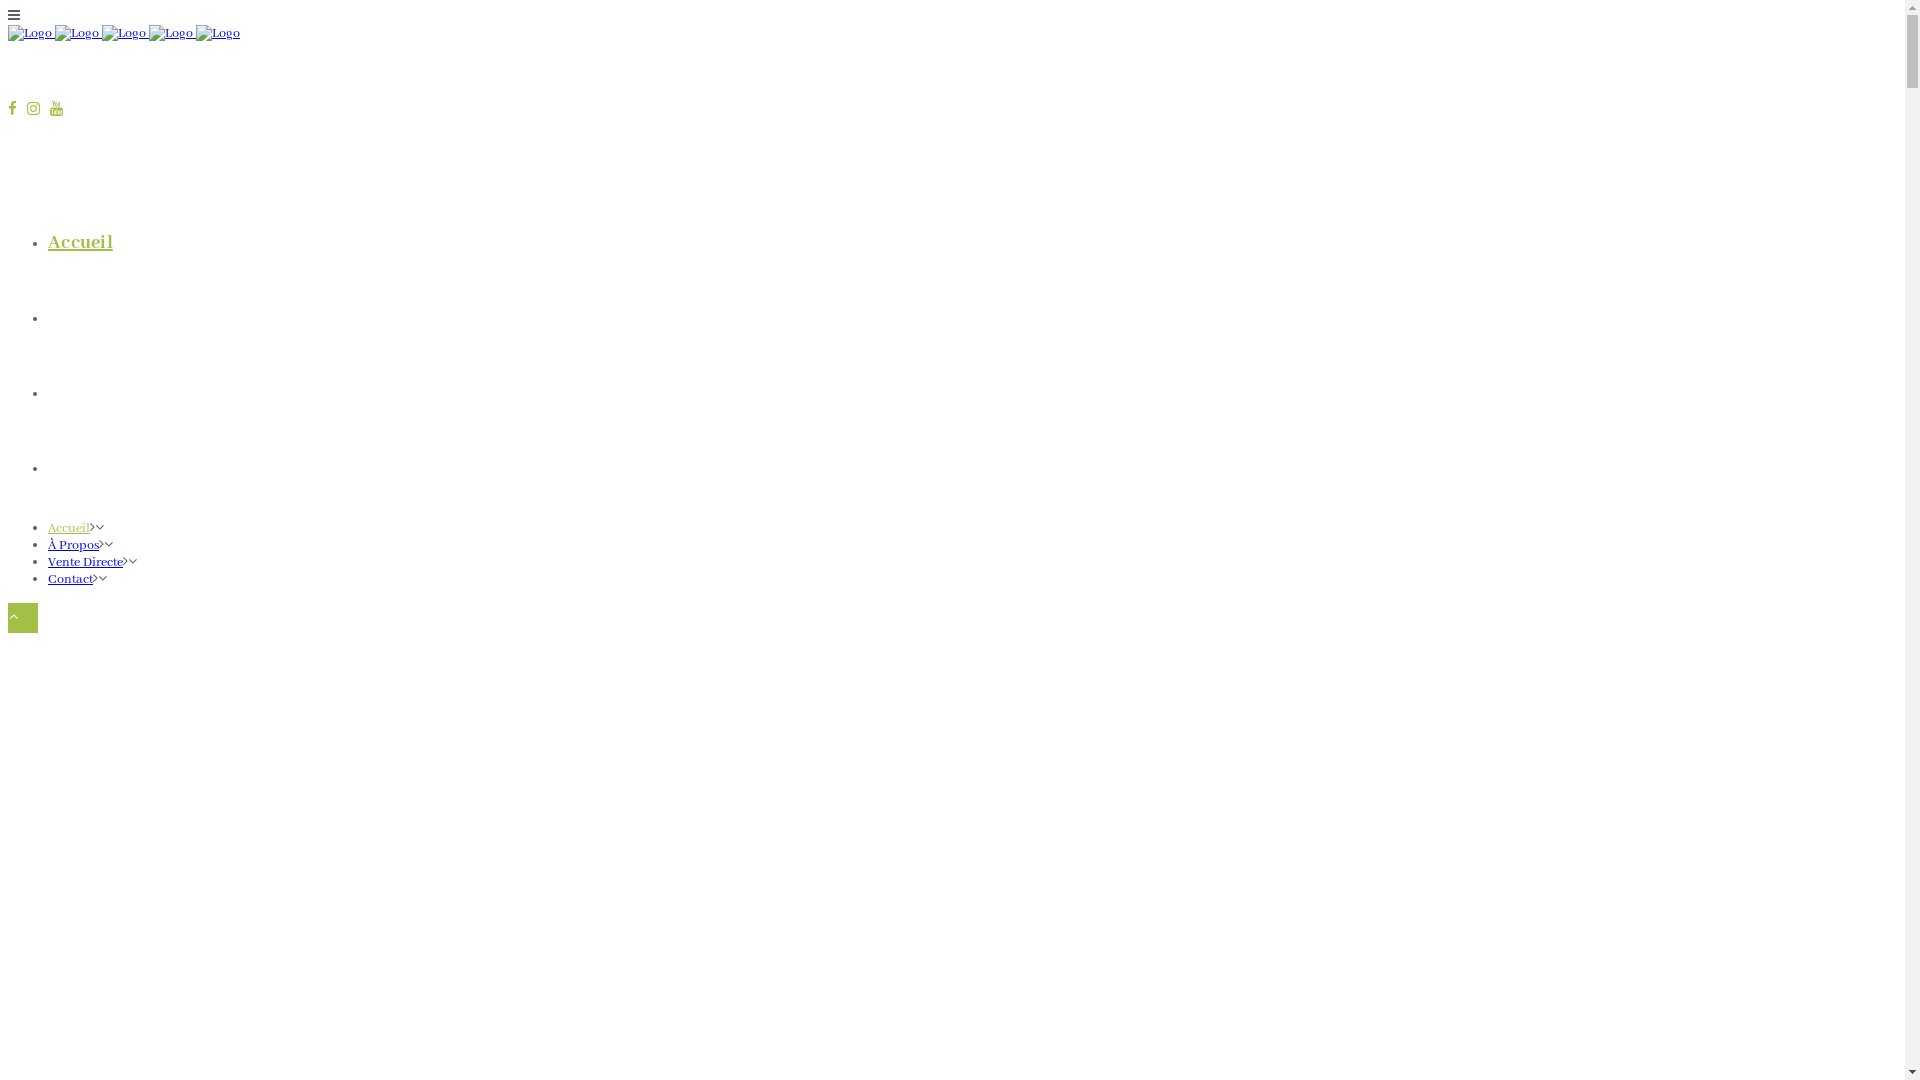 This screenshot has height=1080, width=1920. Describe the element at coordinates (70, 579) in the screenshot. I see `'Contact'` at that location.